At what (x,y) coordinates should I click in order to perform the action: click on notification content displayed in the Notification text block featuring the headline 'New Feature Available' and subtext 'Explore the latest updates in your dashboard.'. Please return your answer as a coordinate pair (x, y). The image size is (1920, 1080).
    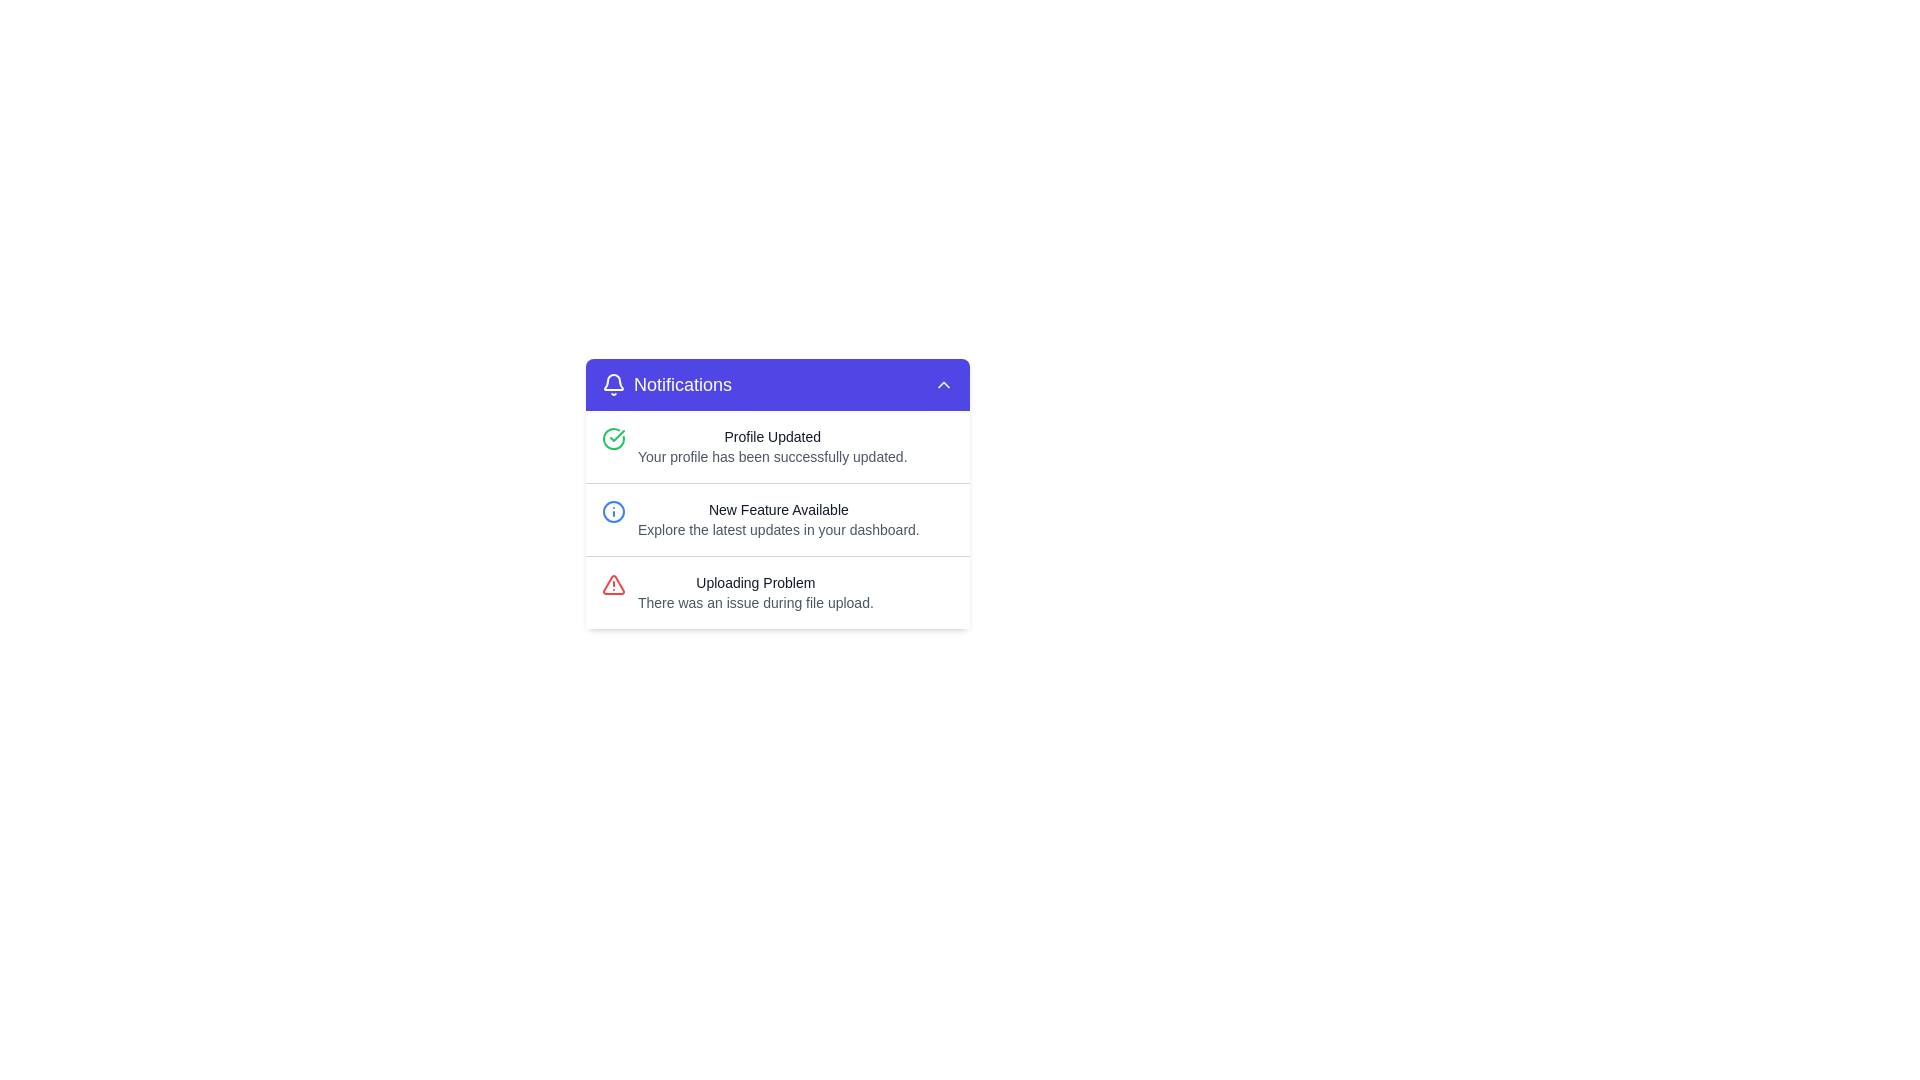
    Looking at the image, I should click on (777, 519).